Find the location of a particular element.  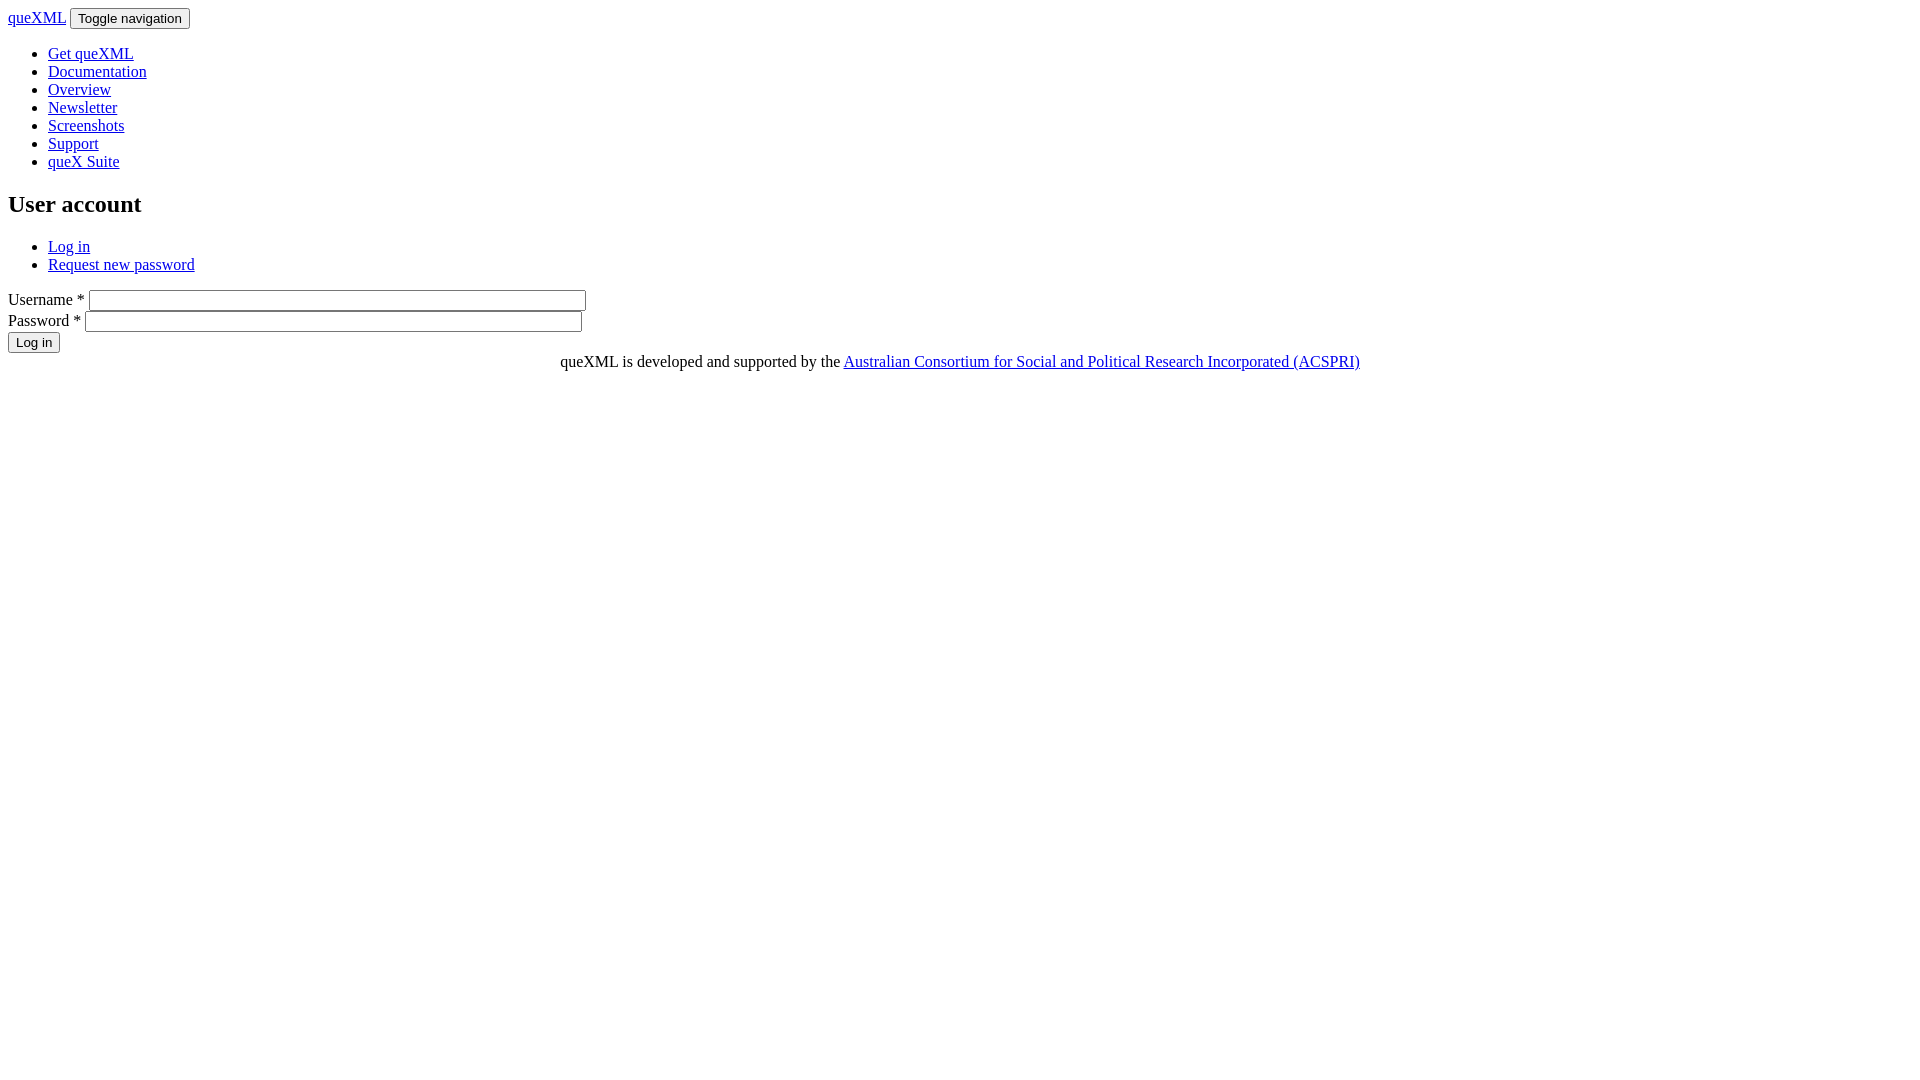

'Enter your queXML username.' is located at coordinates (337, 300).